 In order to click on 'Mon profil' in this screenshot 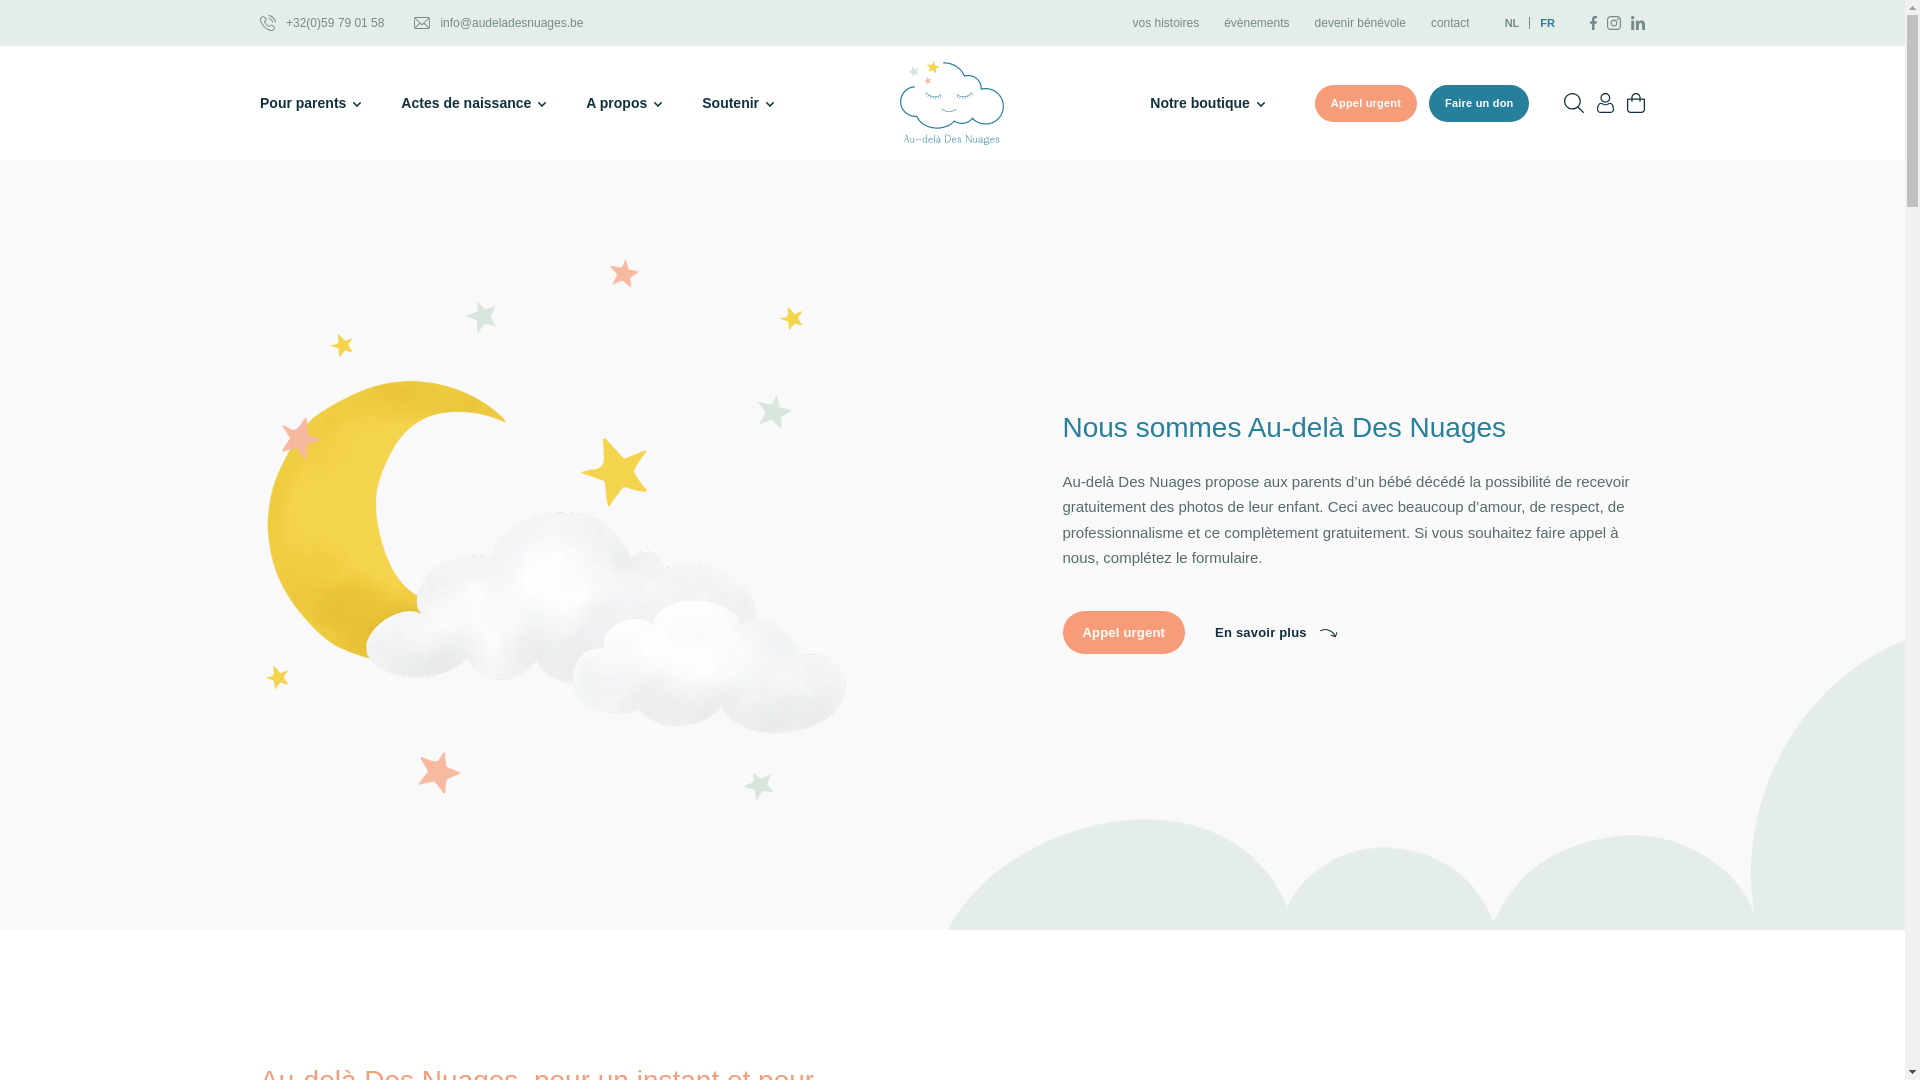, I will do `click(1605, 103)`.